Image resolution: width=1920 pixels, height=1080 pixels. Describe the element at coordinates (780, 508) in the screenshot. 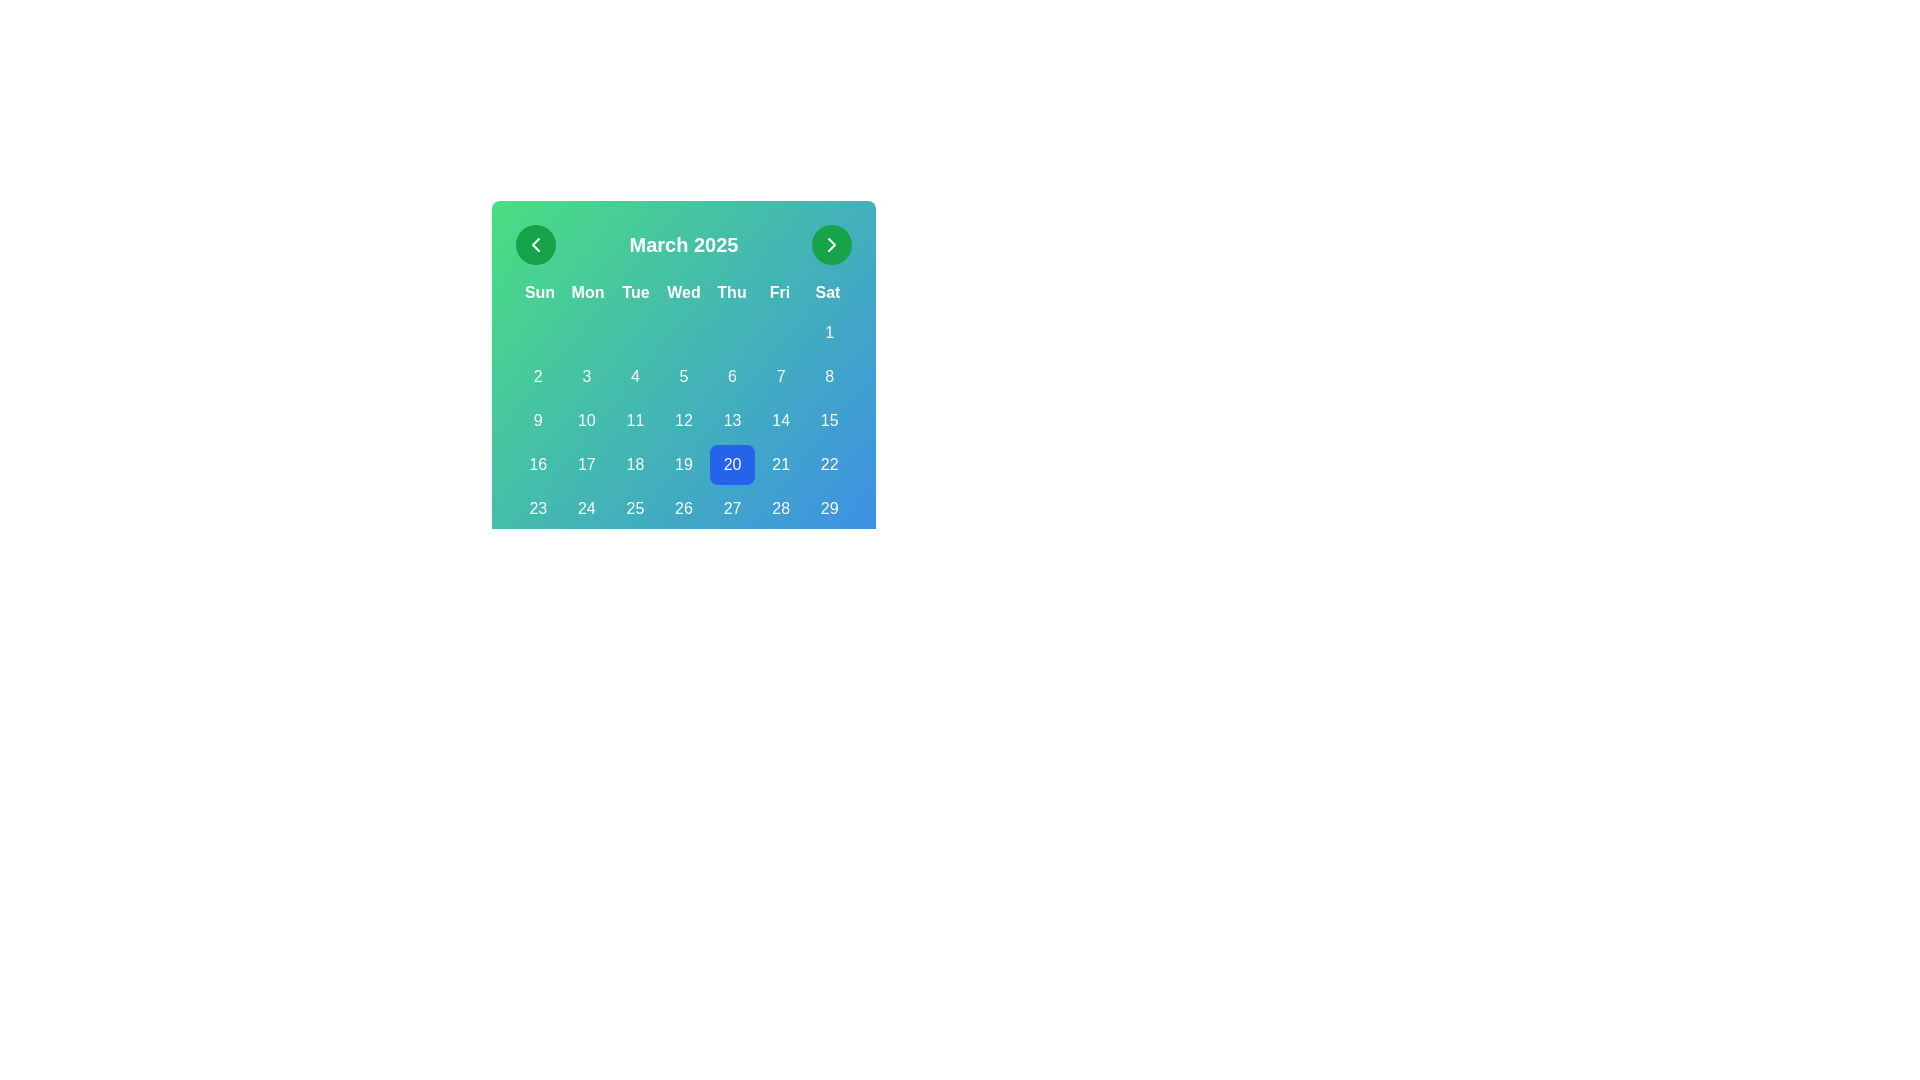

I see `the center of the button representing the date '28' in the calendar interface` at that location.